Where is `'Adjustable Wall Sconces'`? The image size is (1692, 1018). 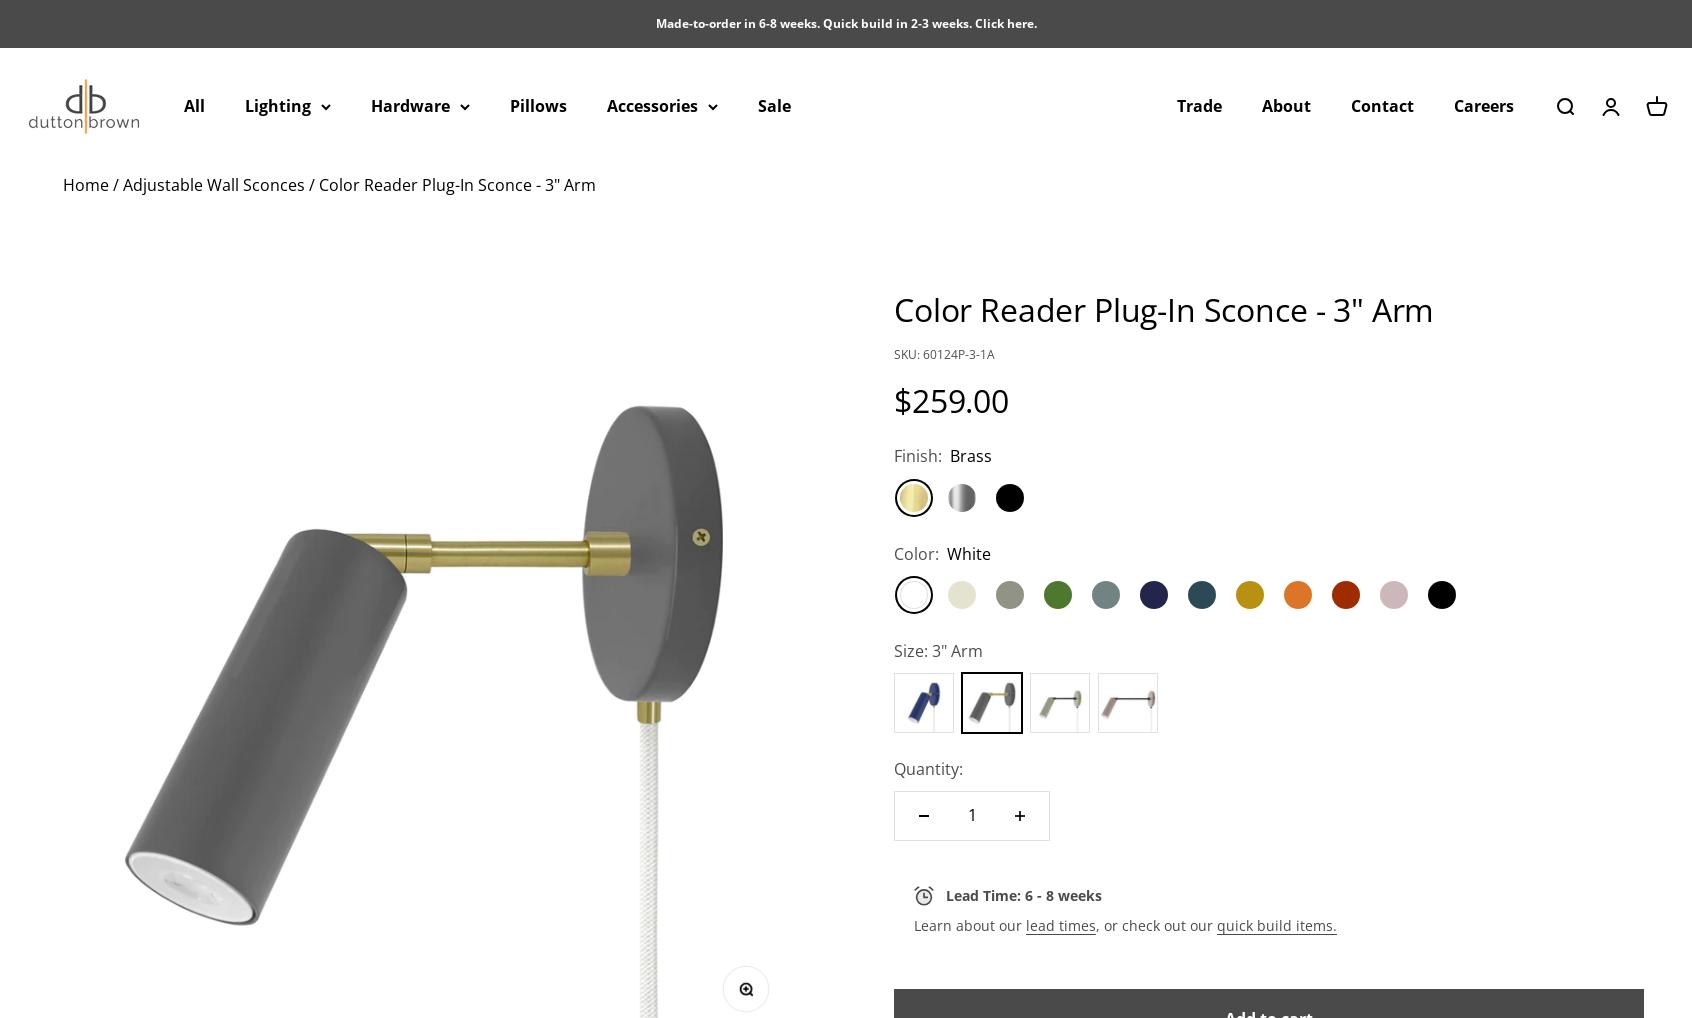 'Adjustable Wall Sconces' is located at coordinates (214, 184).